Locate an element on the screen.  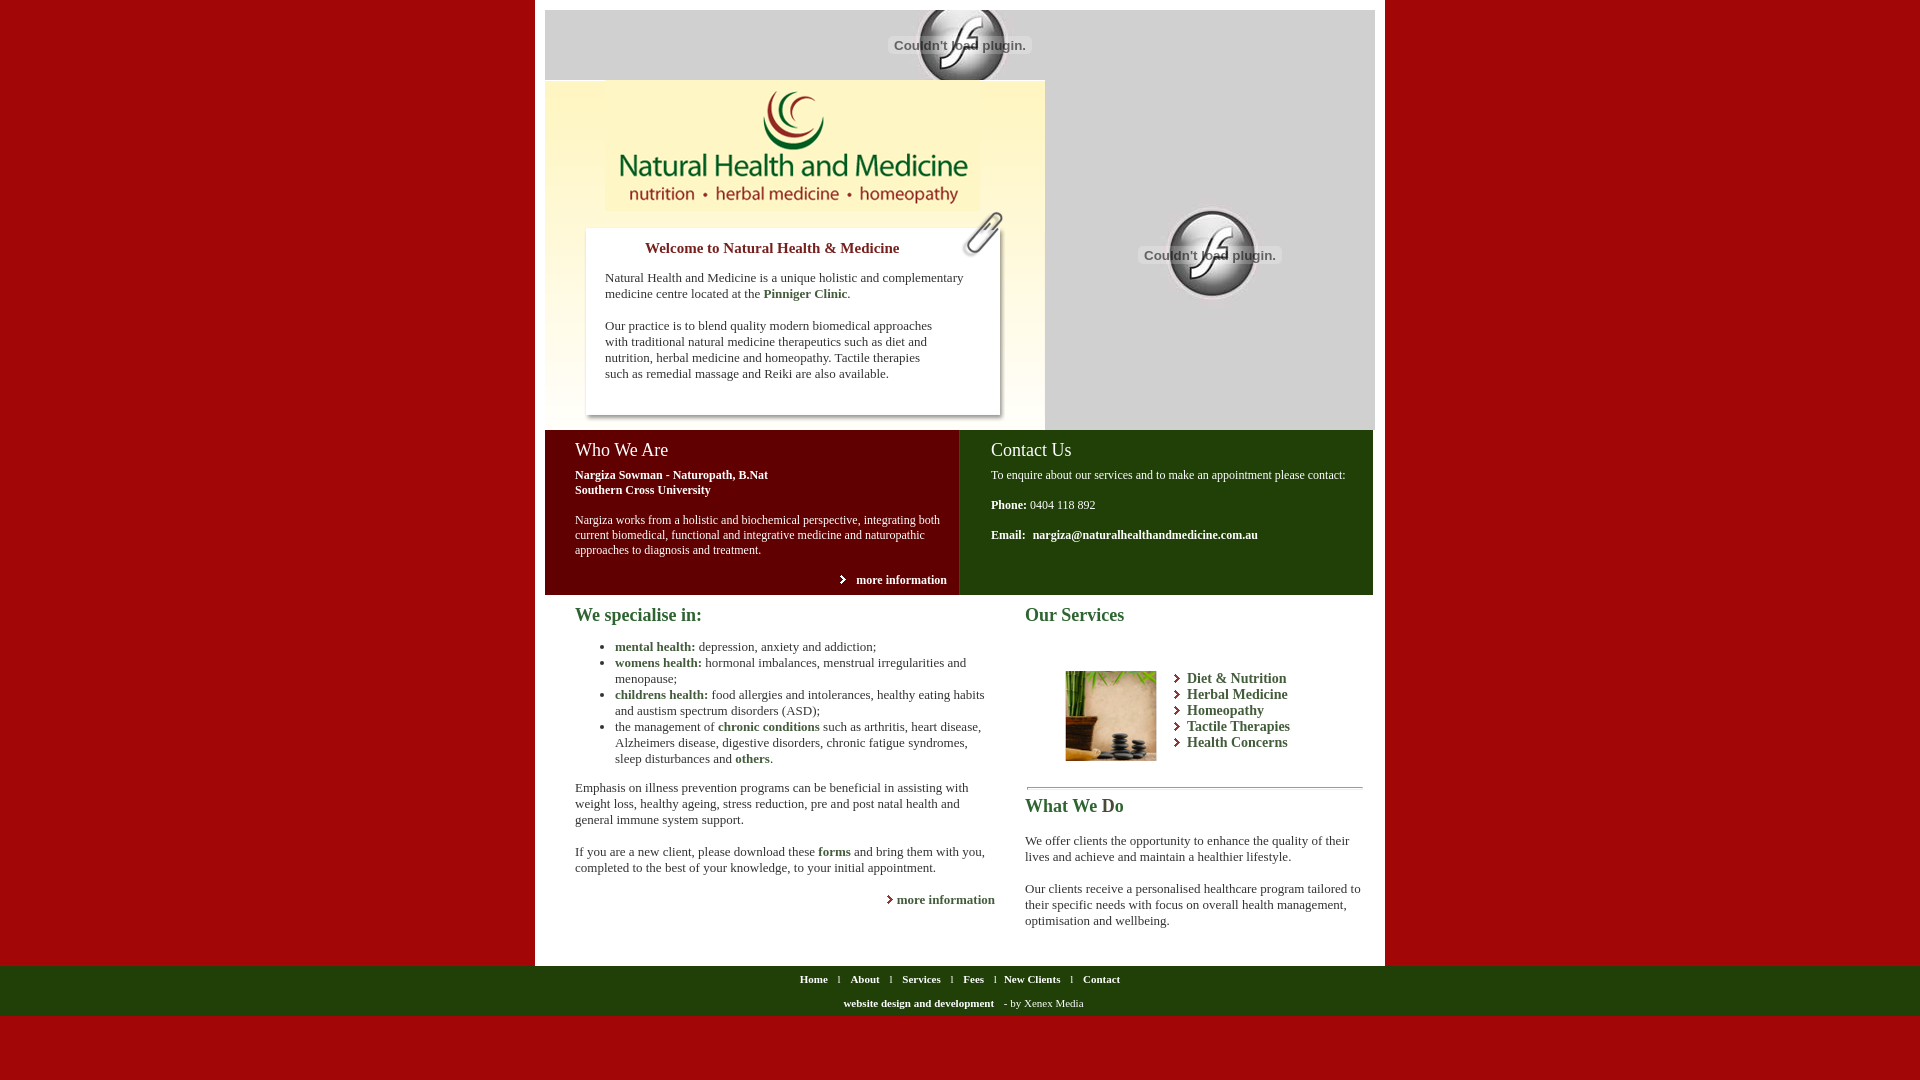
'nargiza@naturalhealthandmedicine.com.au' is located at coordinates (1145, 534).